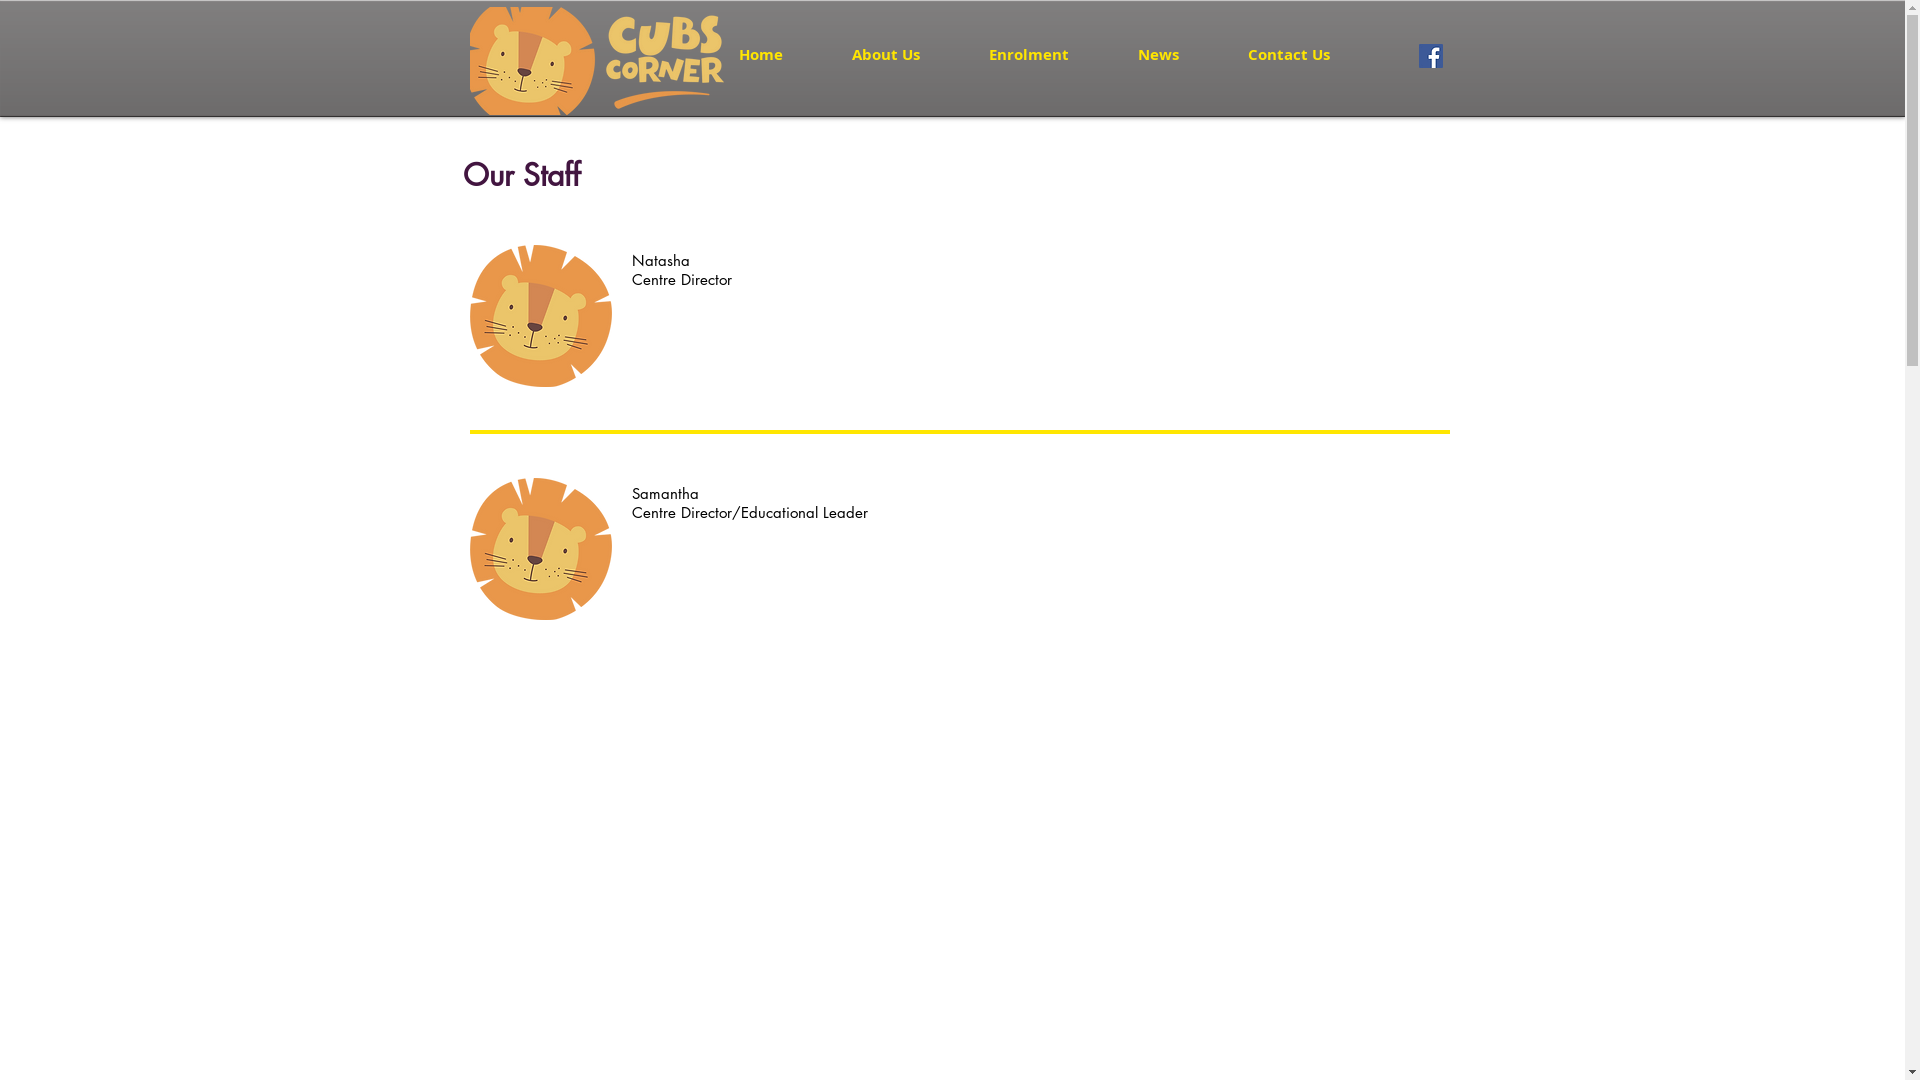 The image size is (1920, 1080). Describe the element at coordinates (903, 53) in the screenshot. I see `'About Us'` at that location.